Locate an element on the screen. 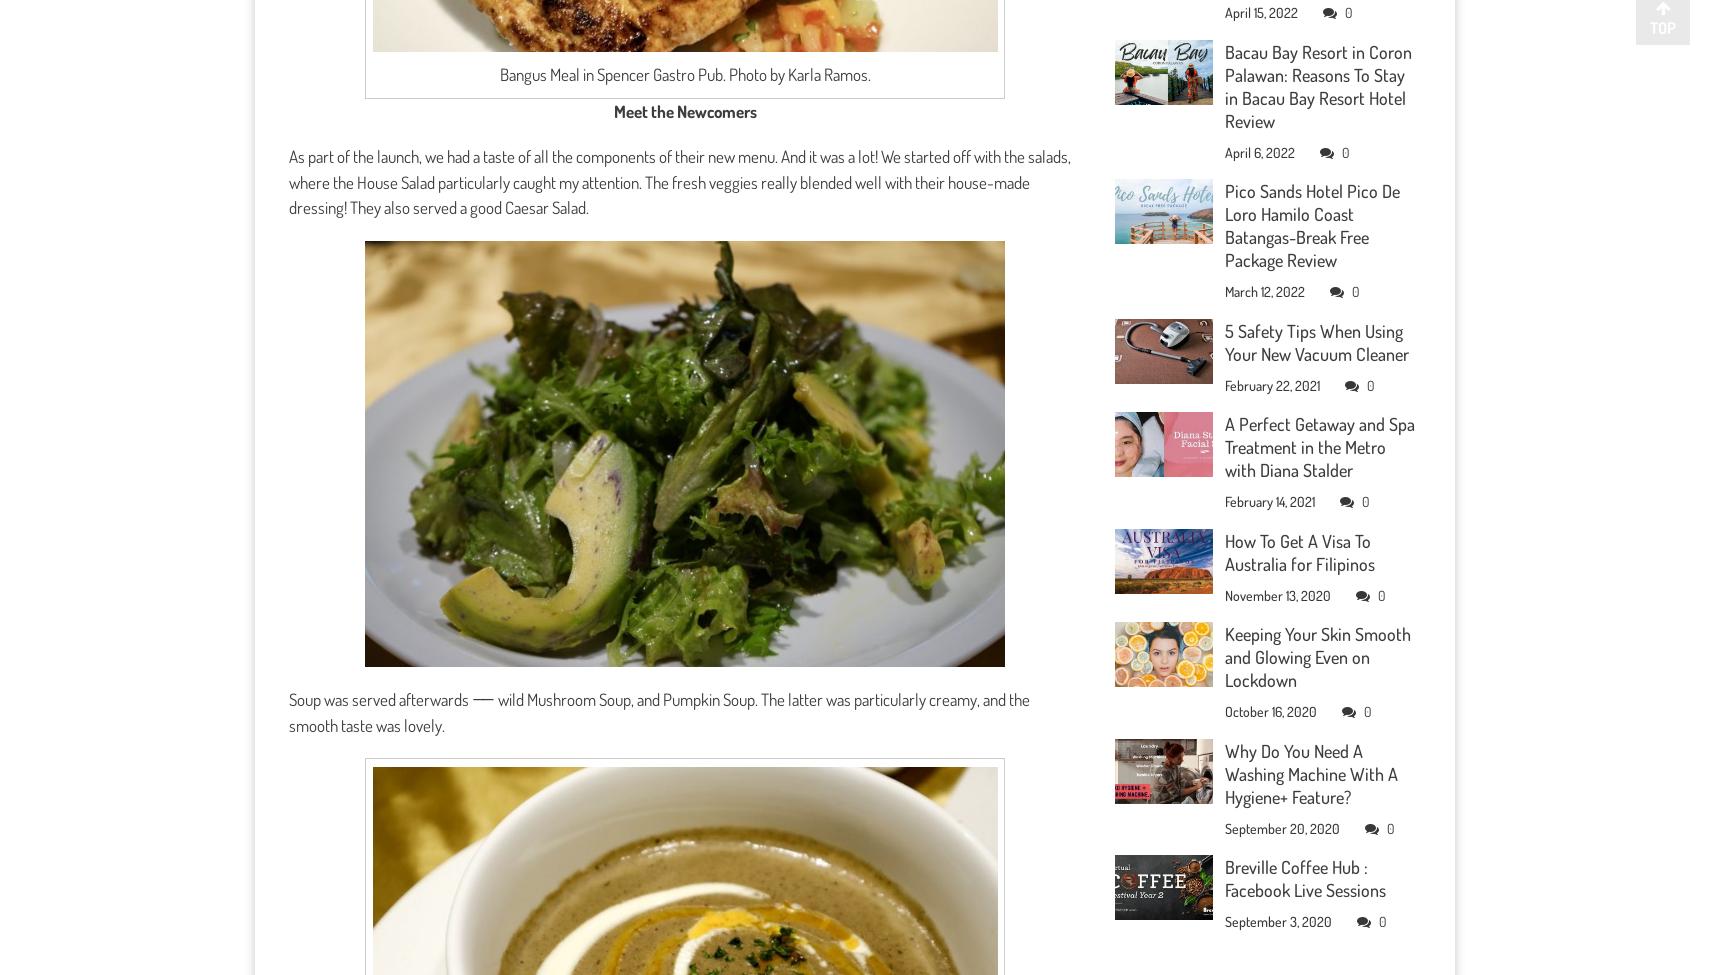 The height and width of the screenshot is (975, 1710). 'November 13, 2020' is located at coordinates (1277, 594).